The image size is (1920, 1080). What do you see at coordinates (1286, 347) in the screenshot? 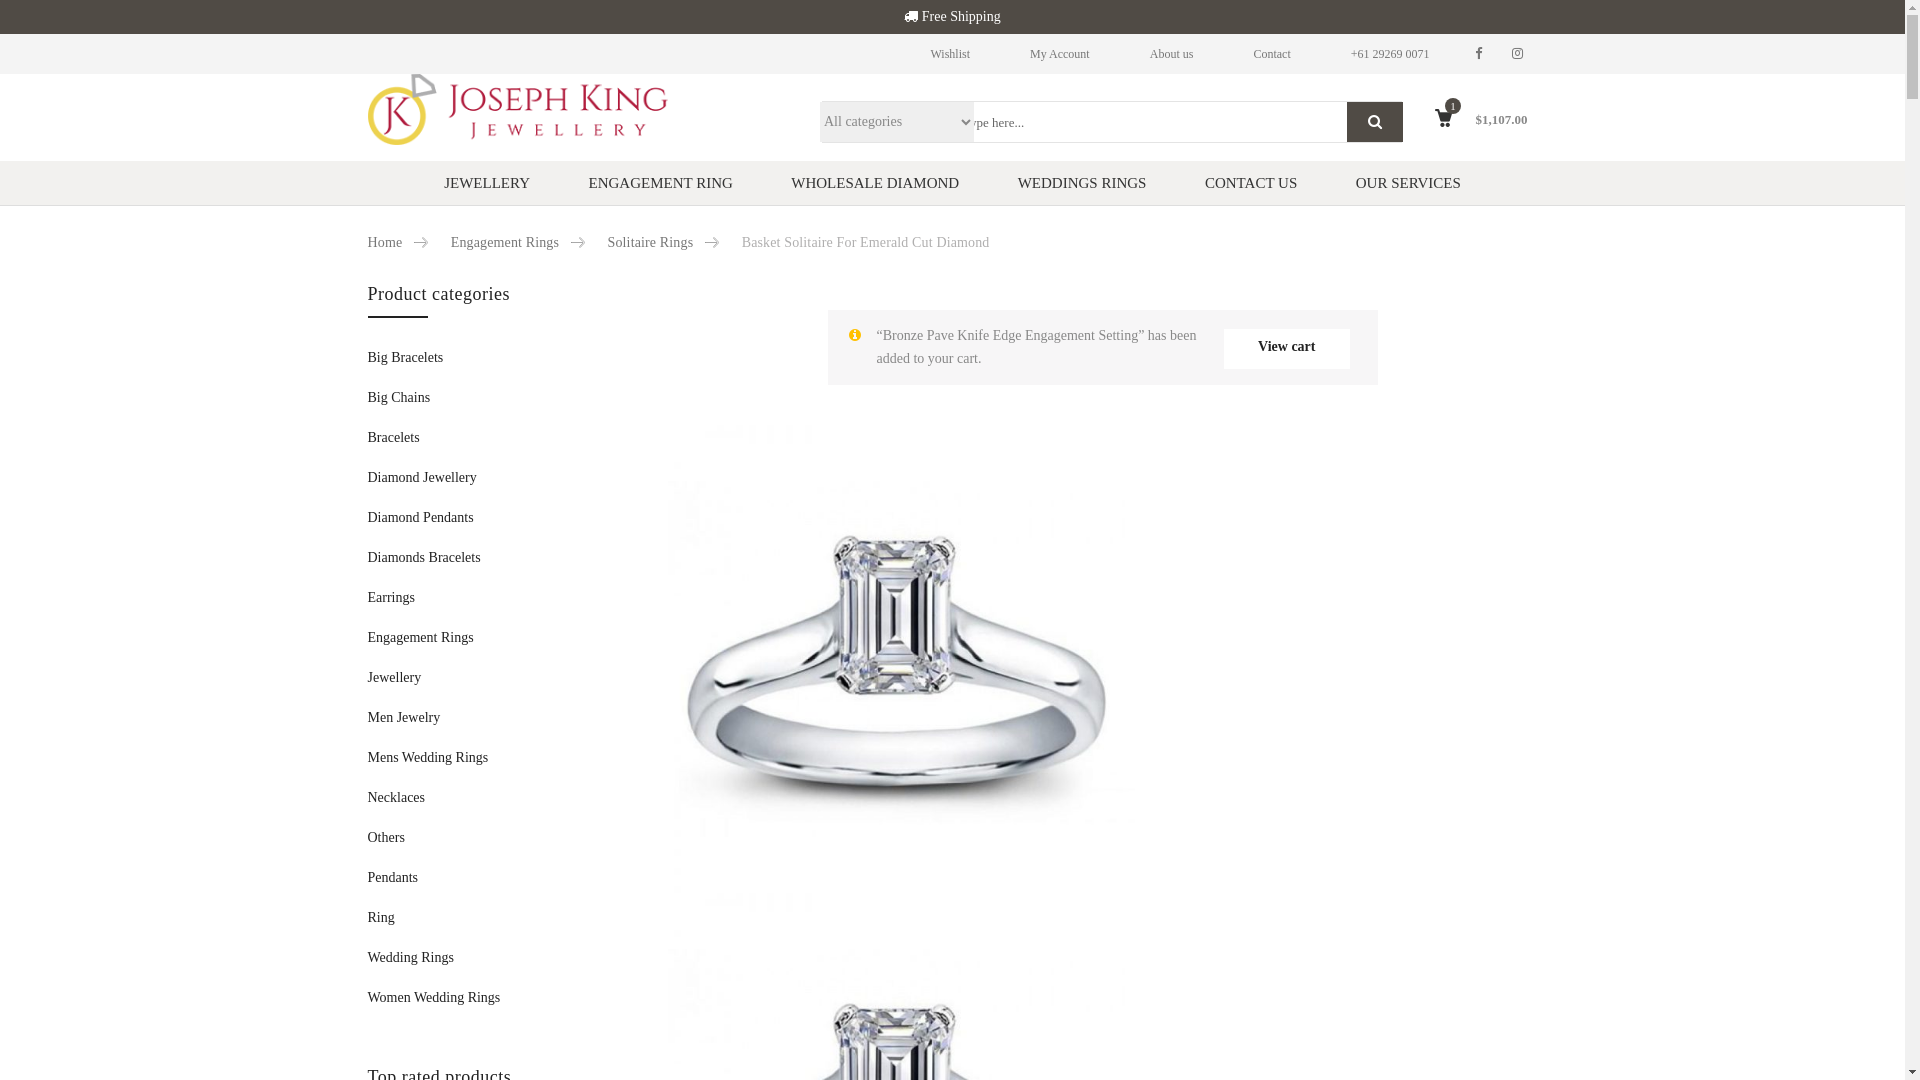
I see `'View cart'` at bounding box center [1286, 347].